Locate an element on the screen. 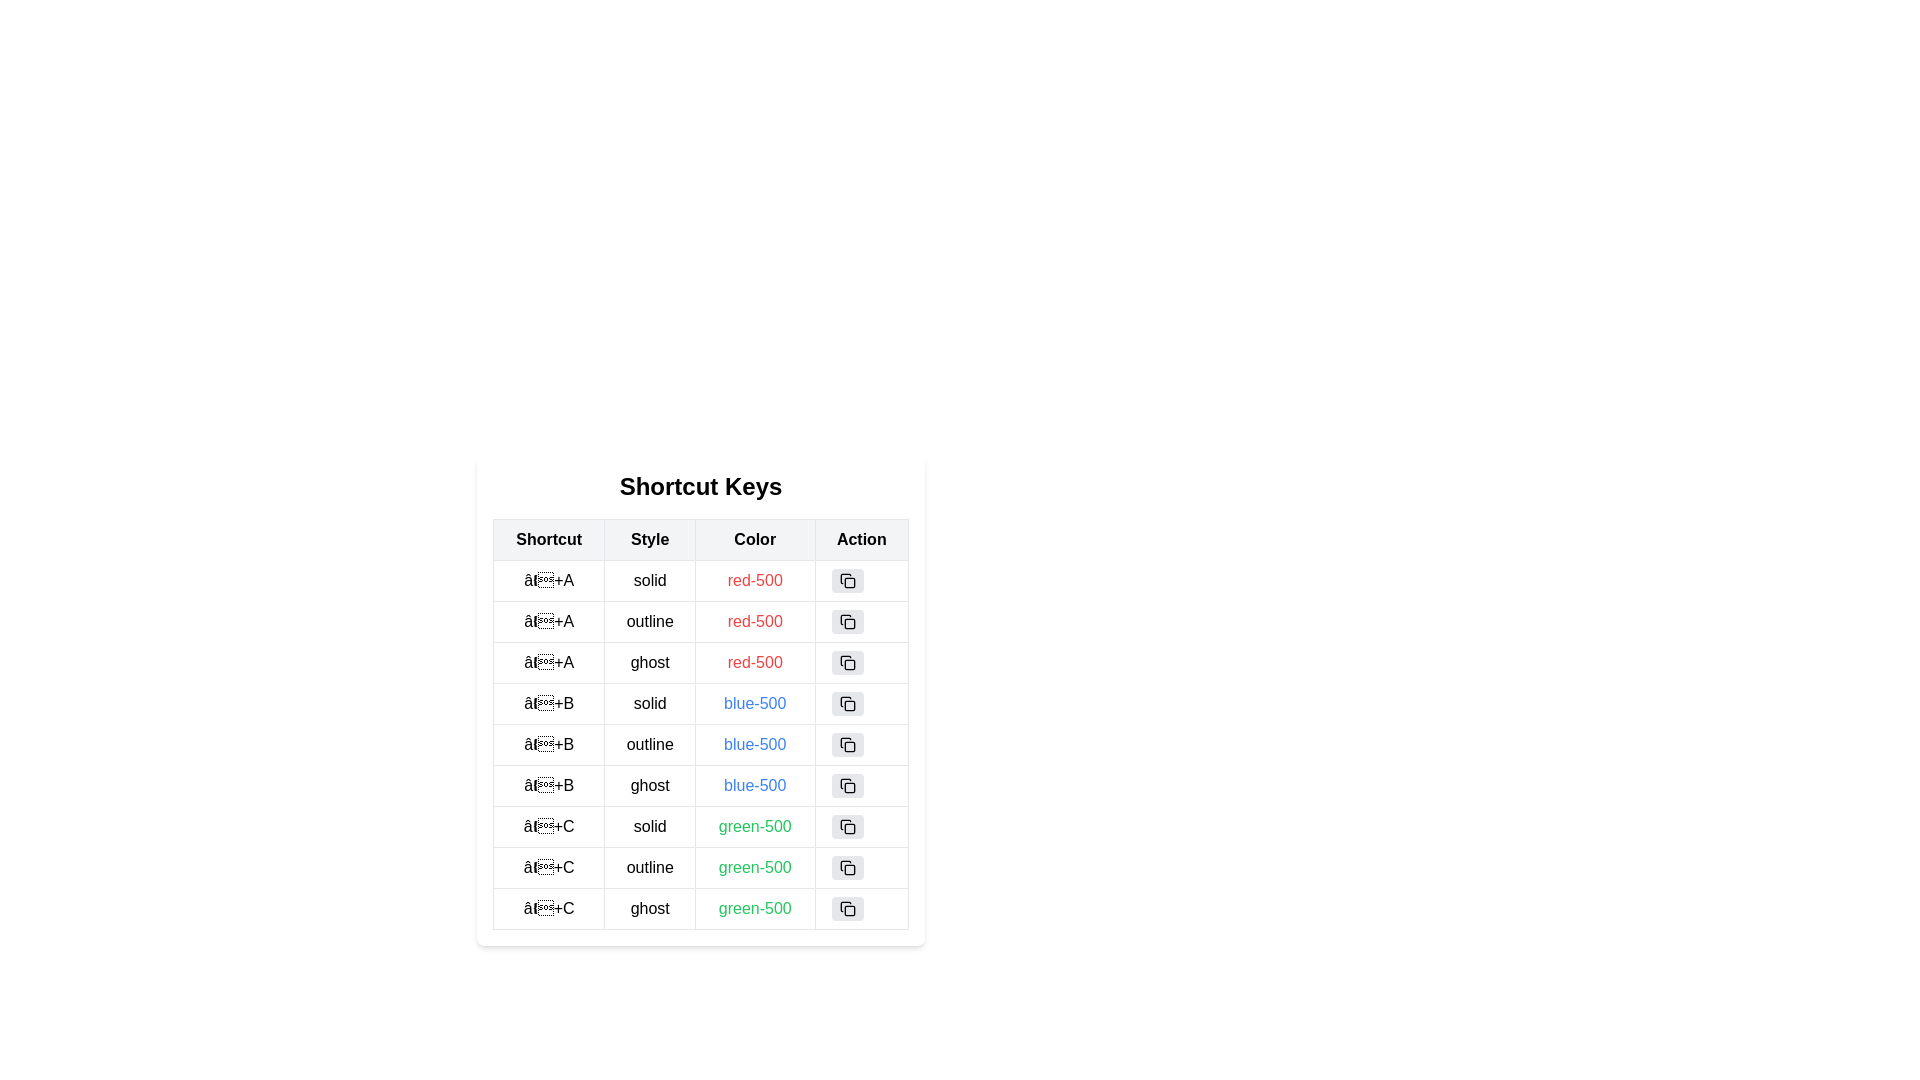 The height and width of the screenshot is (1080, 1920). the Table Header Cell labeled 'Shortcut' is located at coordinates (549, 540).